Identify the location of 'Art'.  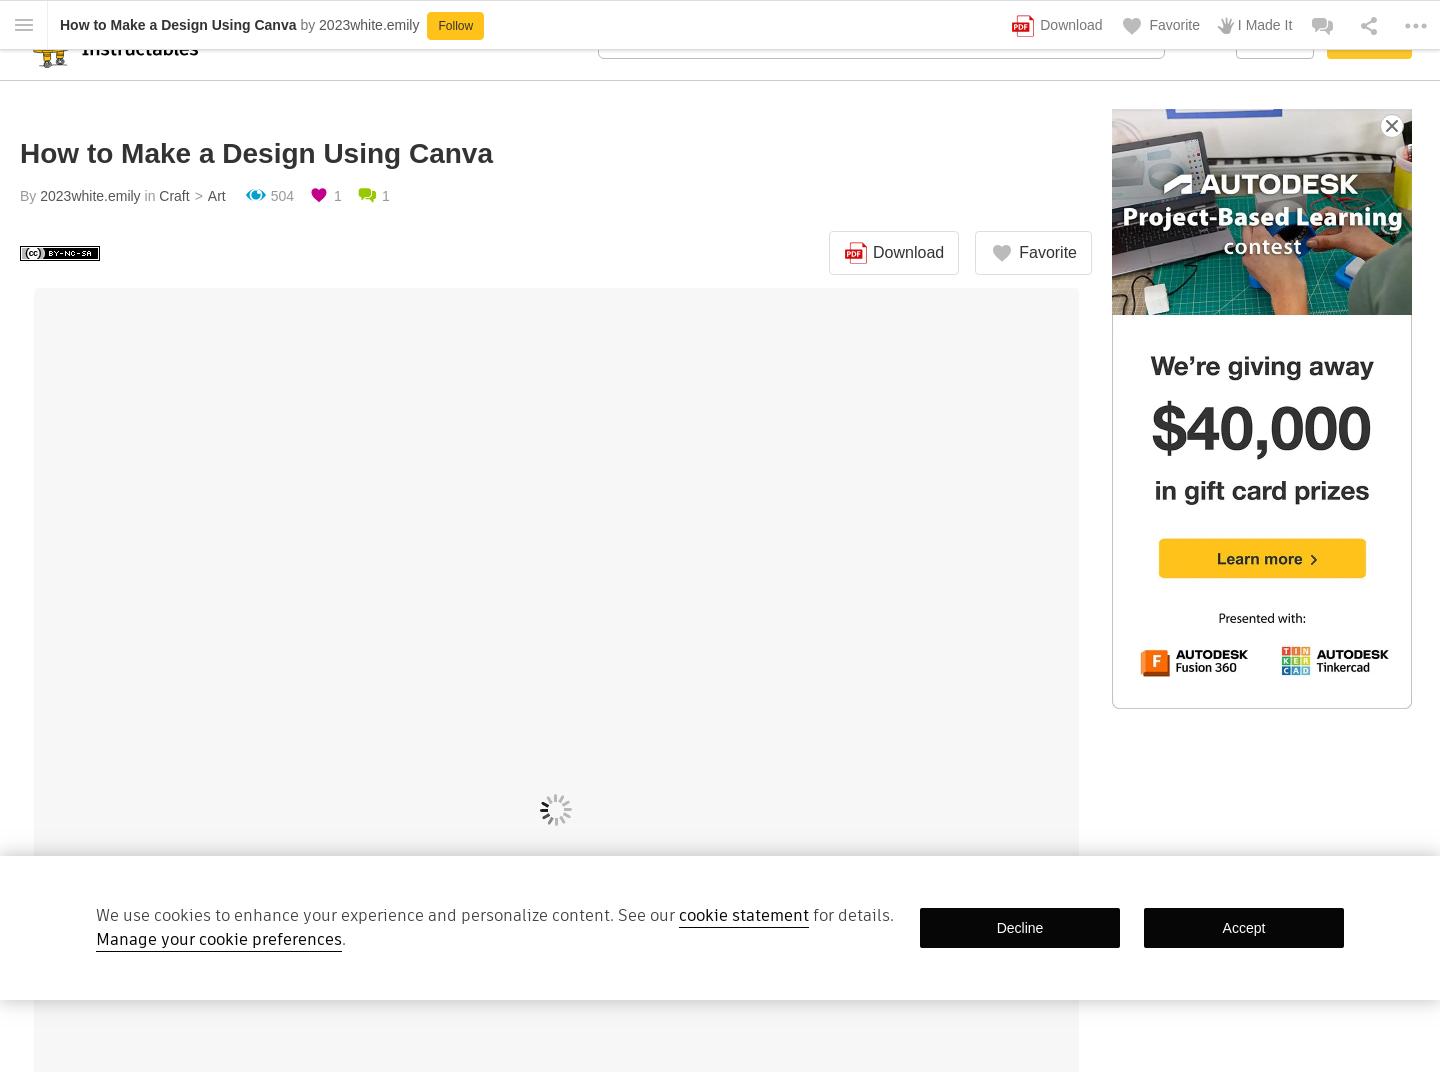
(216, 194).